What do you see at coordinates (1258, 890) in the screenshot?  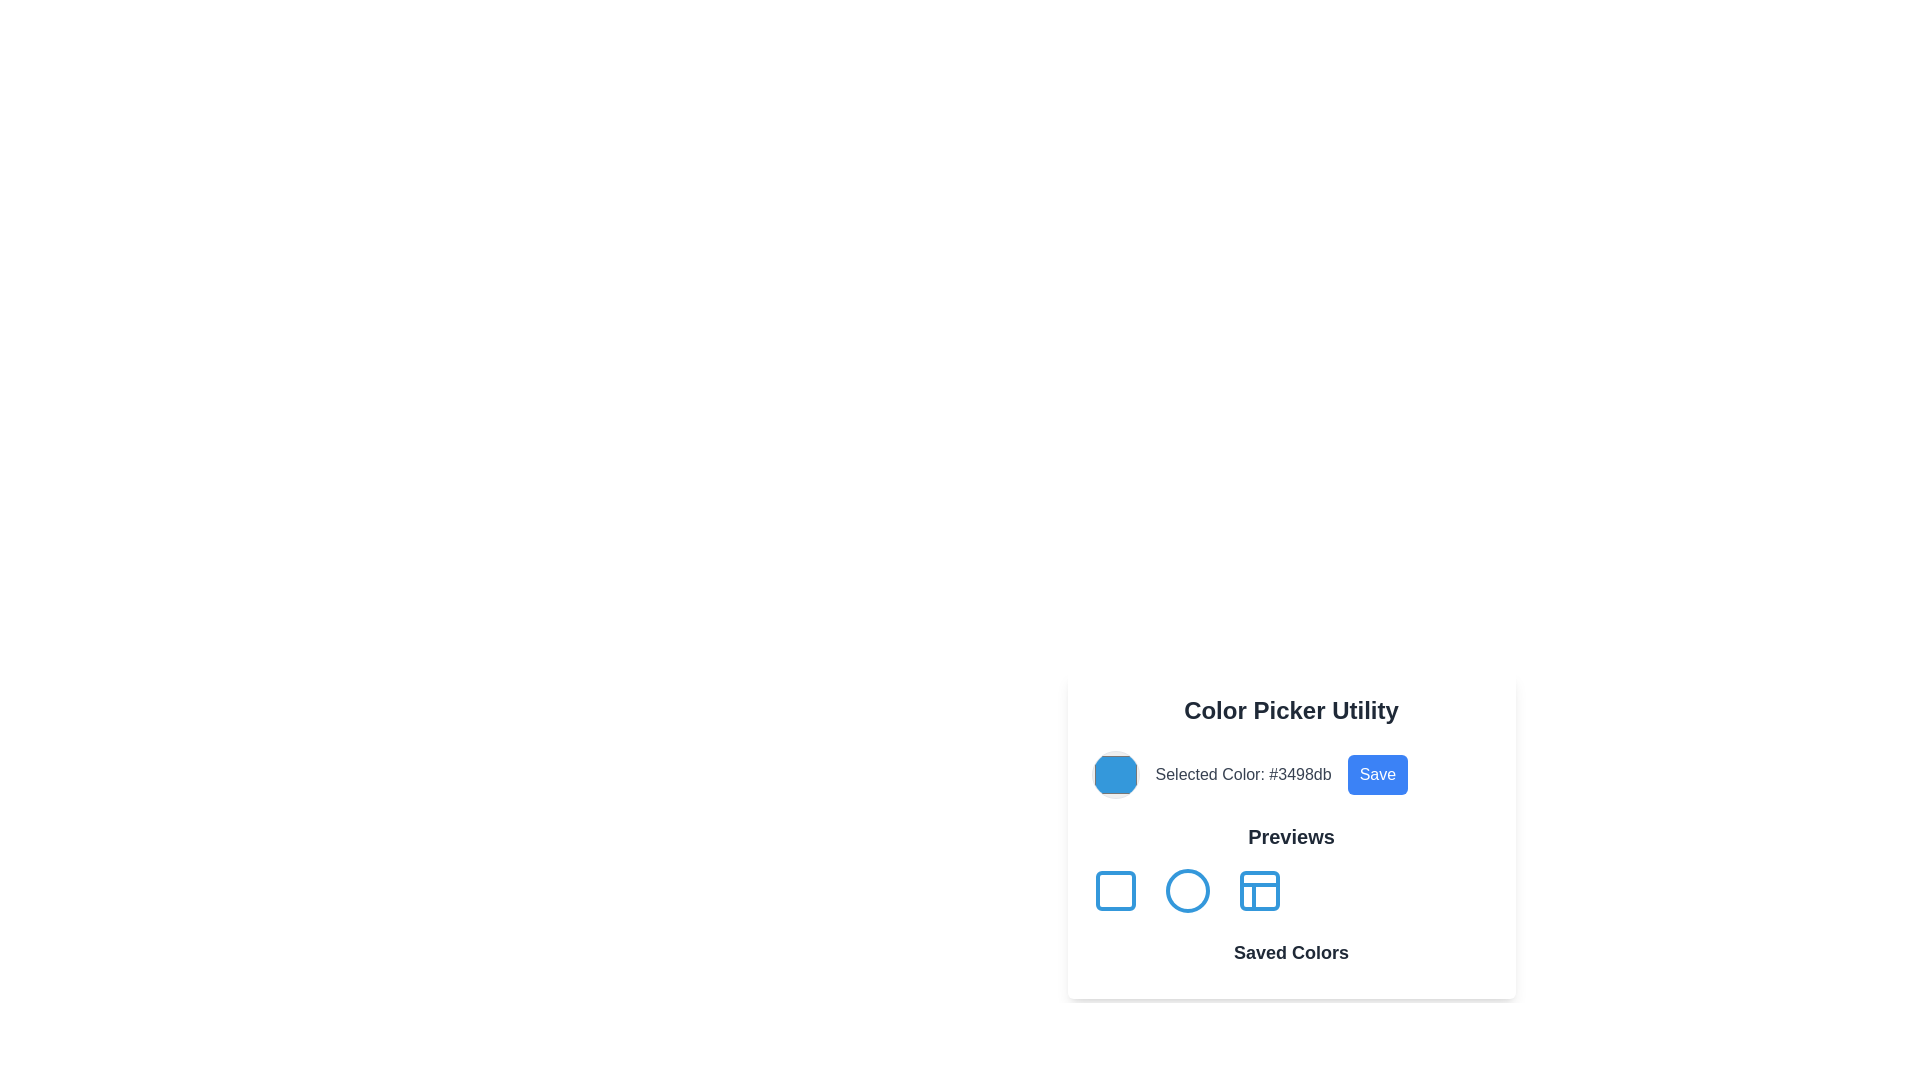 I see `the SVG graphical element that represents a selectable feature in the third preview icon under the 'Previews' section of the 'Color Picker Utility'` at bounding box center [1258, 890].